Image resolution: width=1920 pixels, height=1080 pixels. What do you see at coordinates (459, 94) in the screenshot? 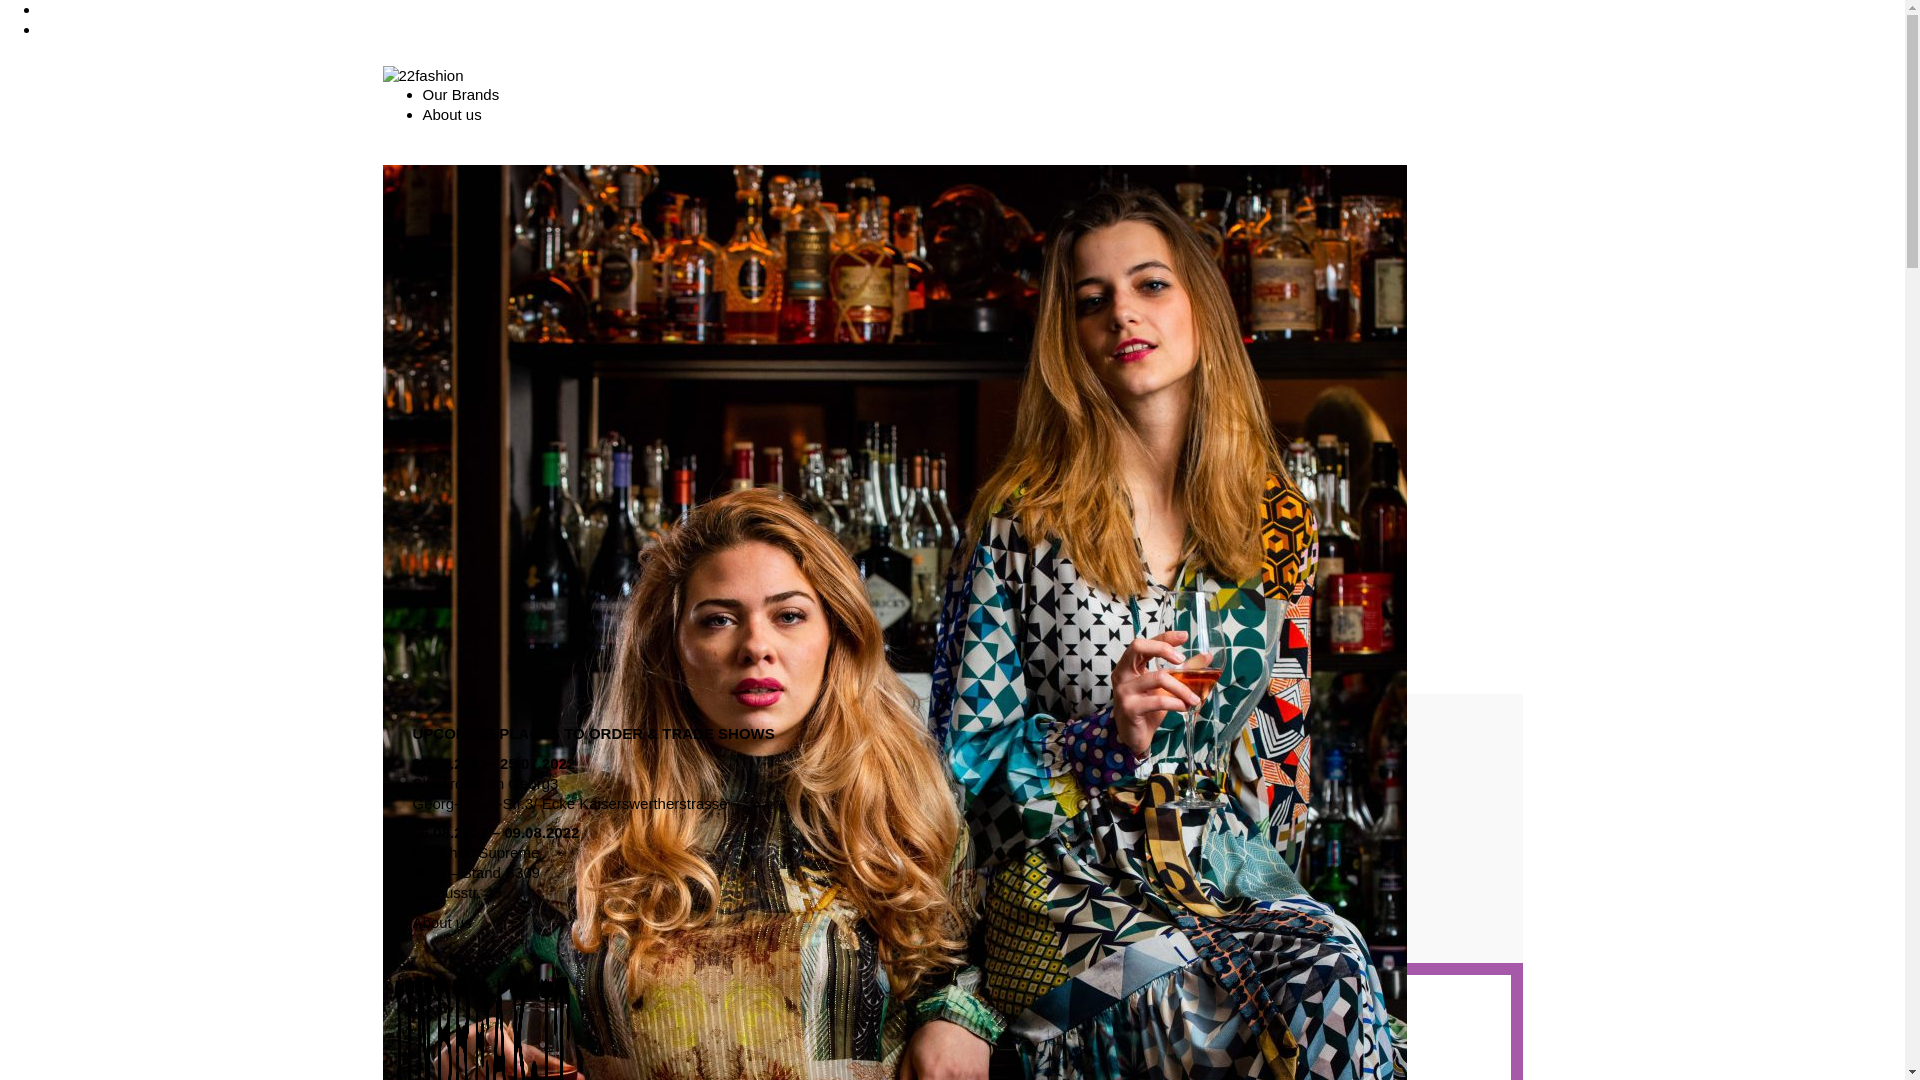
I see `'Our Brands'` at bounding box center [459, 94].